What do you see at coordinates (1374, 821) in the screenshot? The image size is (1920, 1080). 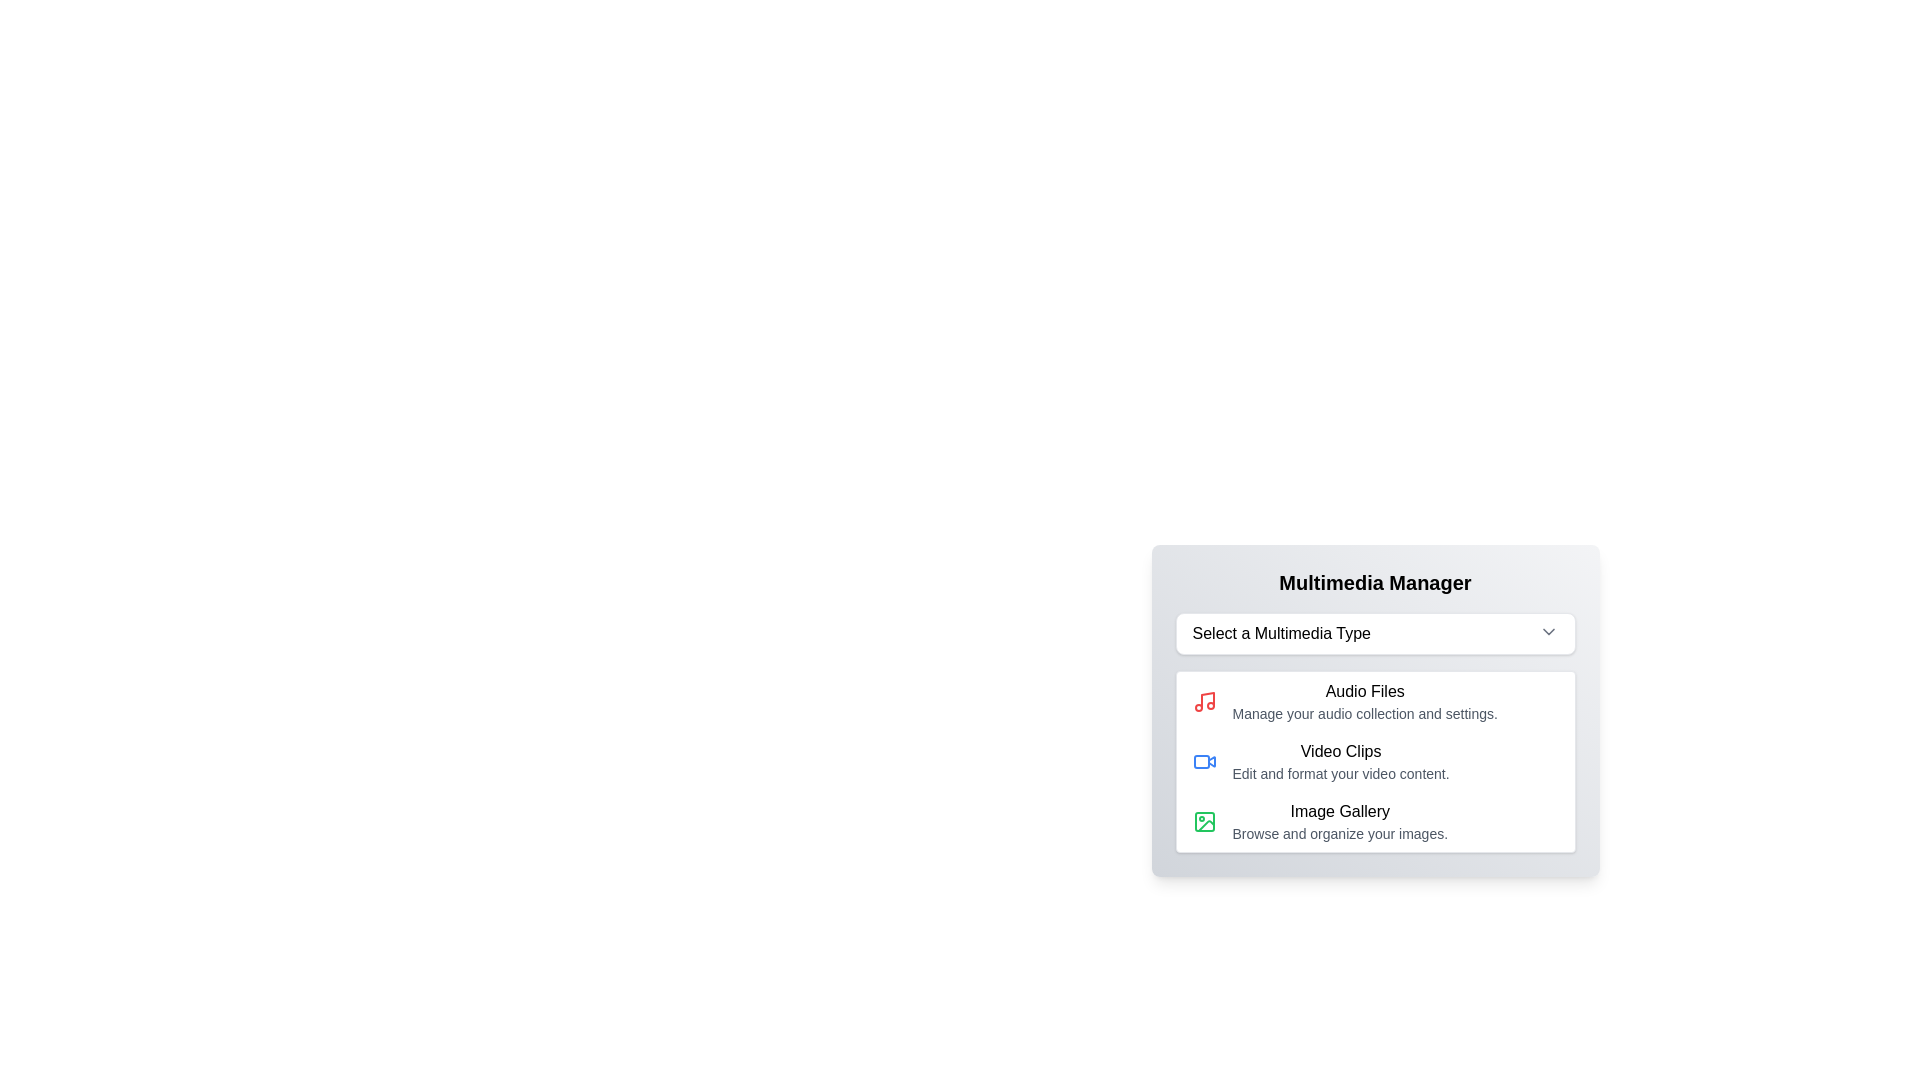 I see `the 'Image Gallery' button located within the 'Multimedia Manager' panel` at bounding box center [1374, 821].